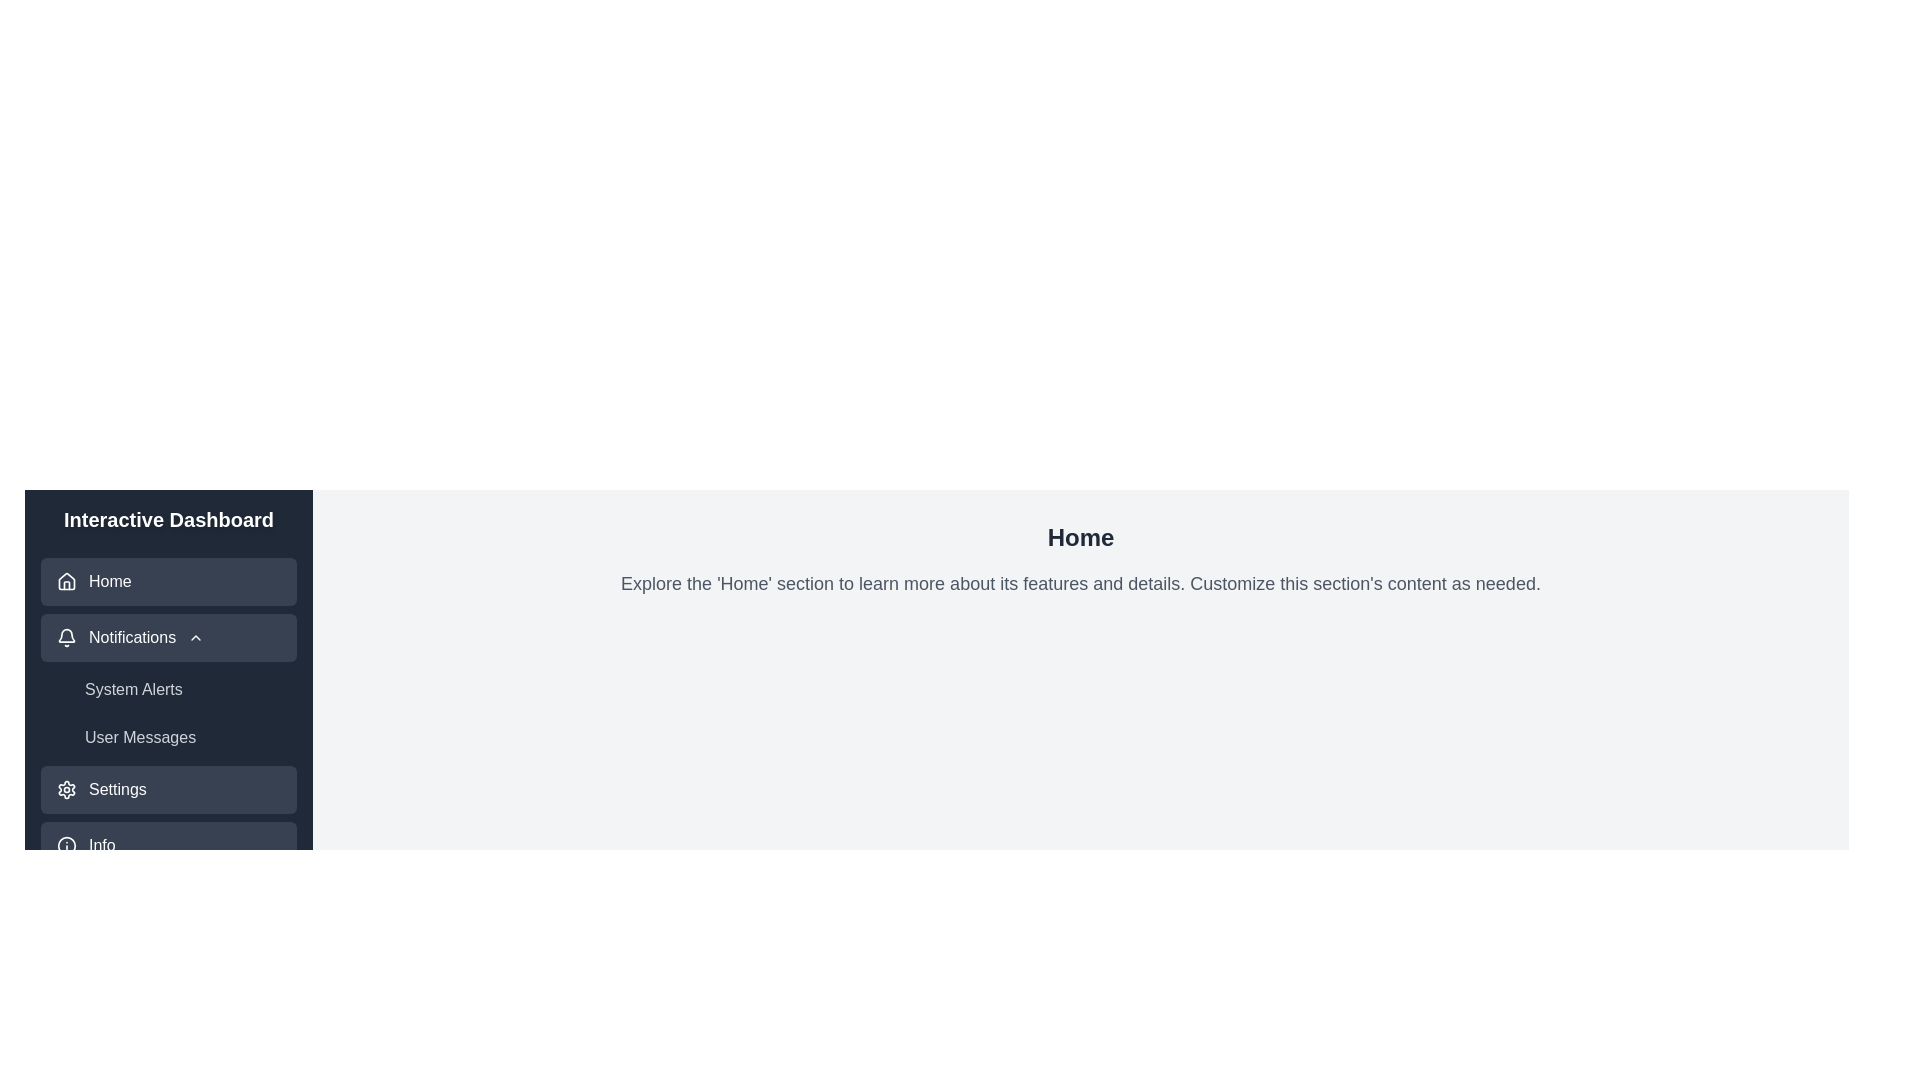 The width and height of the screenshot is (1920, 1080). I want to click on the SVG circle element that serves as a graphical component of the 'Info' menu item in the sidebar, so click(67, 845).